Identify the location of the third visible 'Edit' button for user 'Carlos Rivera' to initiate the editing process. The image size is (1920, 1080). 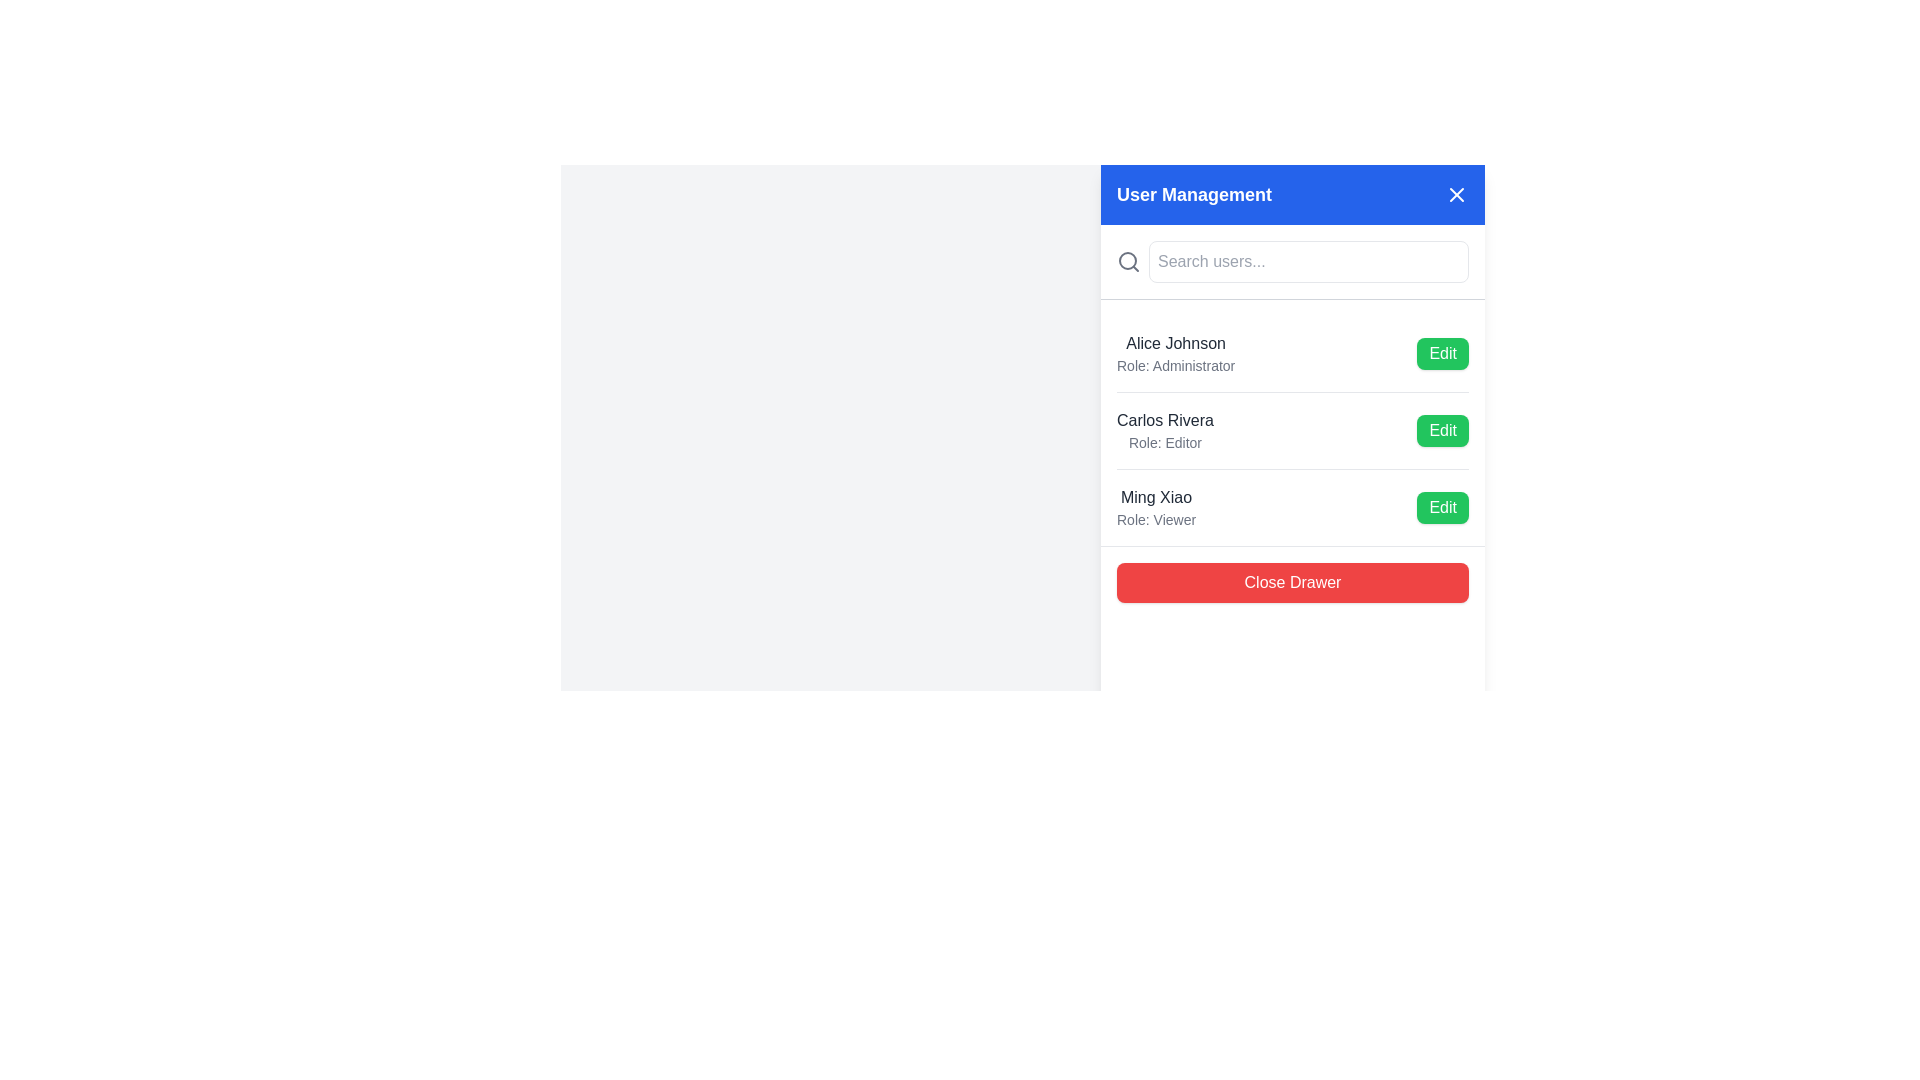
(1443, 430).